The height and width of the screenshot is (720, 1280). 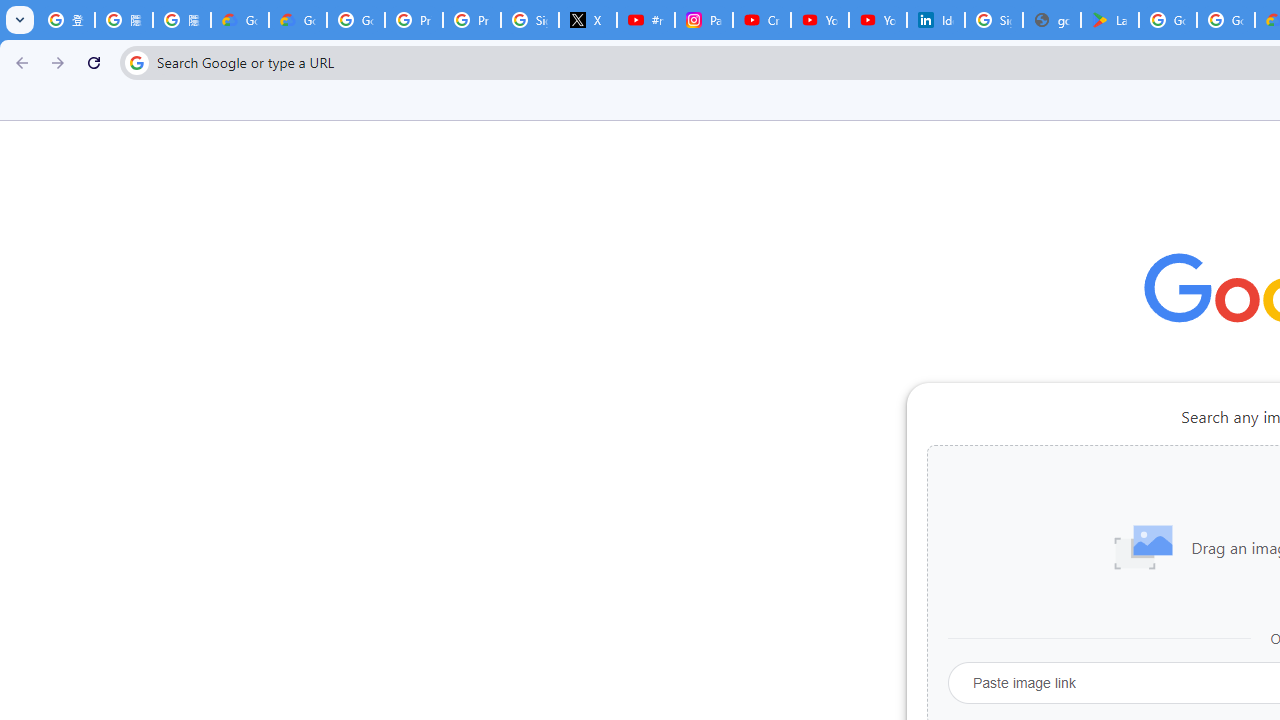 What do you see at coordinates (993, 20) in the screenshot?
I see `'Sign in - Google Accounts'` at bounding box center [993, 20].